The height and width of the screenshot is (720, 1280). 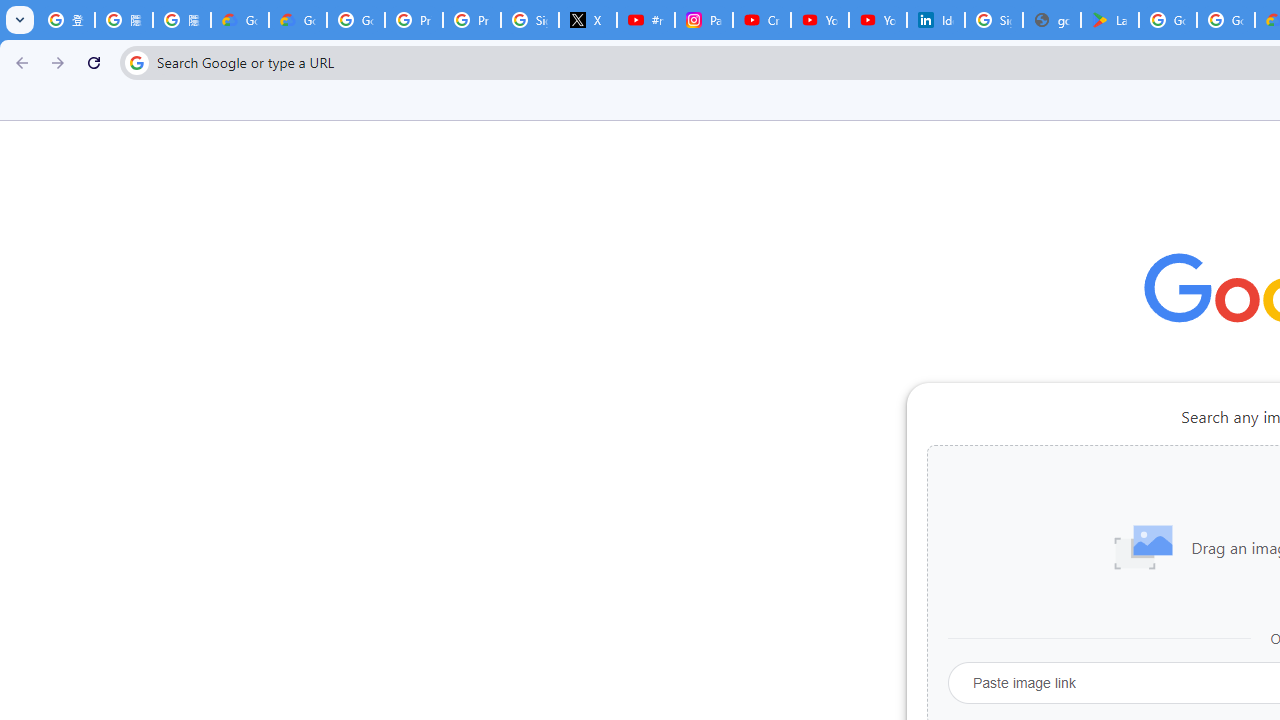 What do you see at coordinates (993, 20) in the screenshot?
I see `'Sign in - Google Accounts'` at bounding box center [993, 20].